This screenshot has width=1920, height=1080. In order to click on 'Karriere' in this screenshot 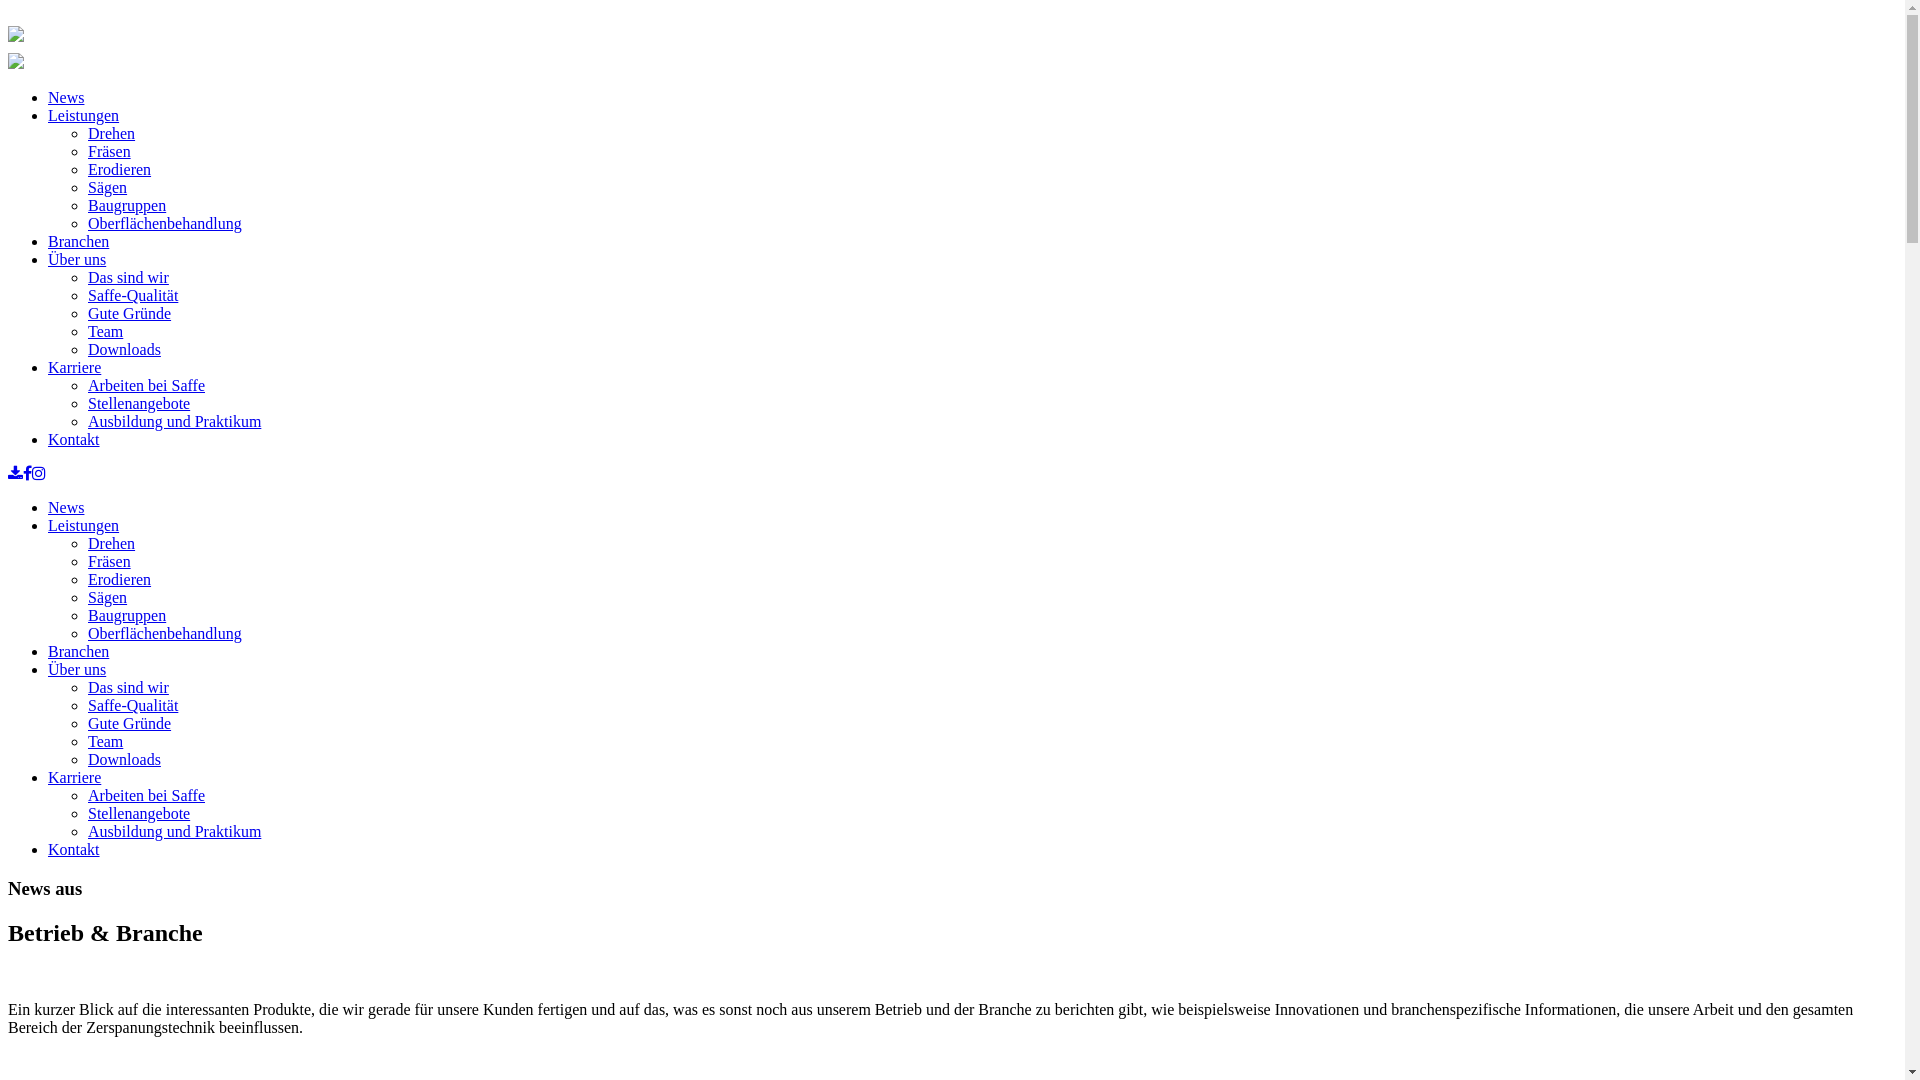, I will do `click(74, 776)`.